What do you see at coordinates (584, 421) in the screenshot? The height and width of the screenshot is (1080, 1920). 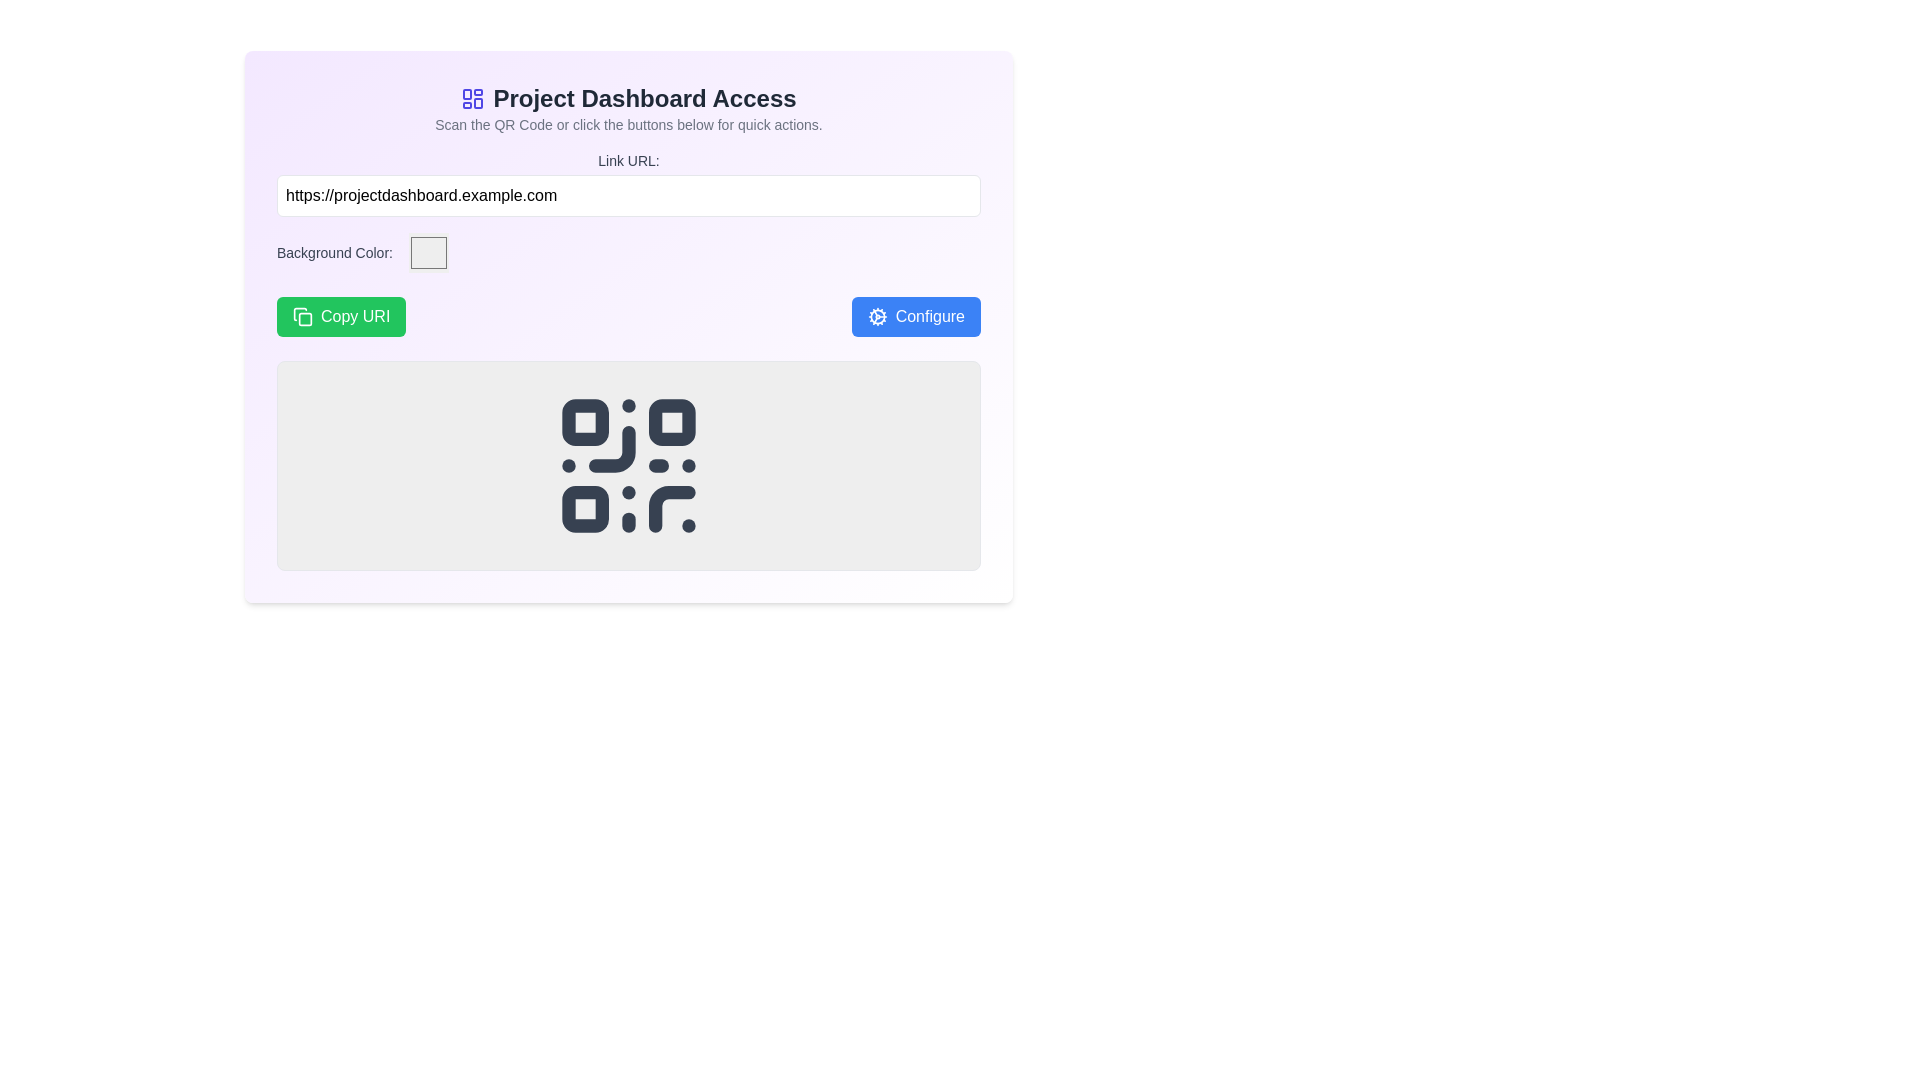 I see `the top-left SVG square component of the QR code, which is used to encode and display data for scanning` at bounding box center [584, 421].